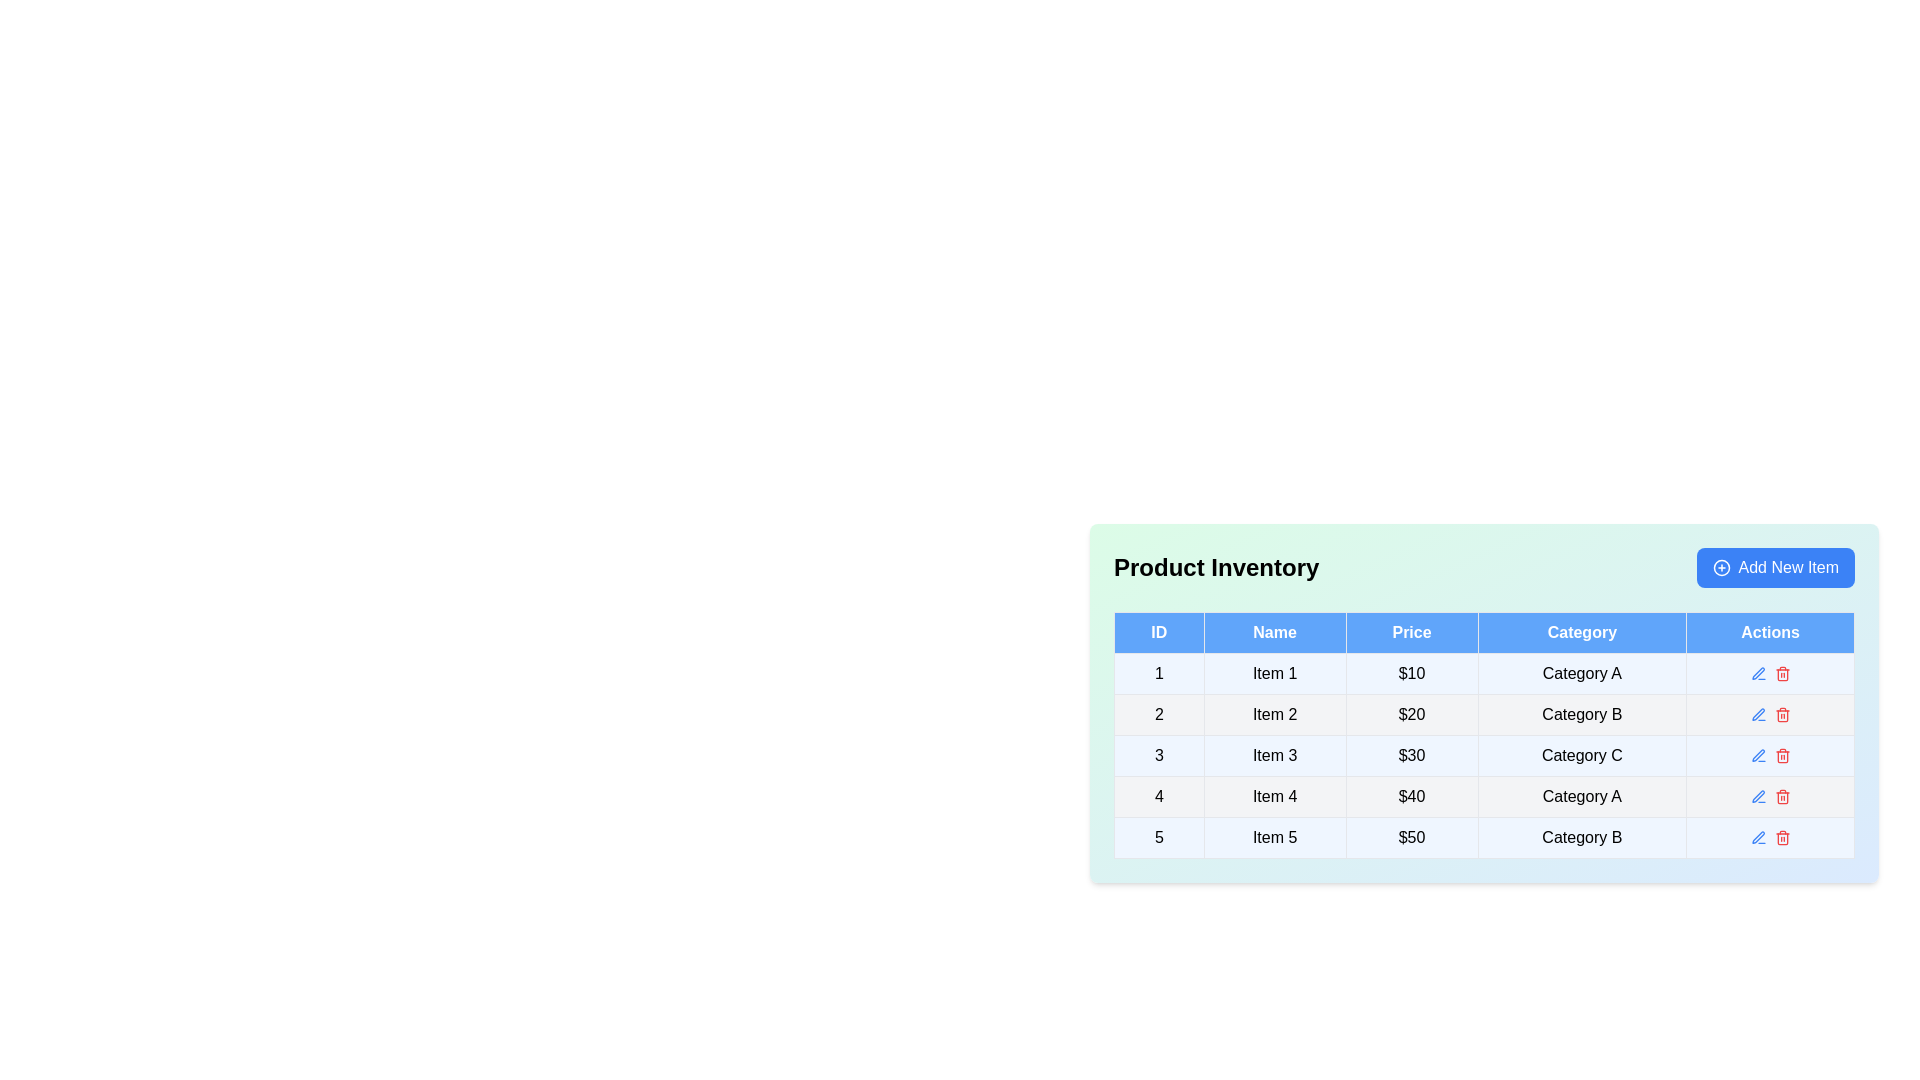 This screenshot has width=1920, height=1080. I want to click on the numeric textual component displaying '3' in black, located in the first cell of the third row of the table, which is directly below the cell containing '2', so click(1159, 756).